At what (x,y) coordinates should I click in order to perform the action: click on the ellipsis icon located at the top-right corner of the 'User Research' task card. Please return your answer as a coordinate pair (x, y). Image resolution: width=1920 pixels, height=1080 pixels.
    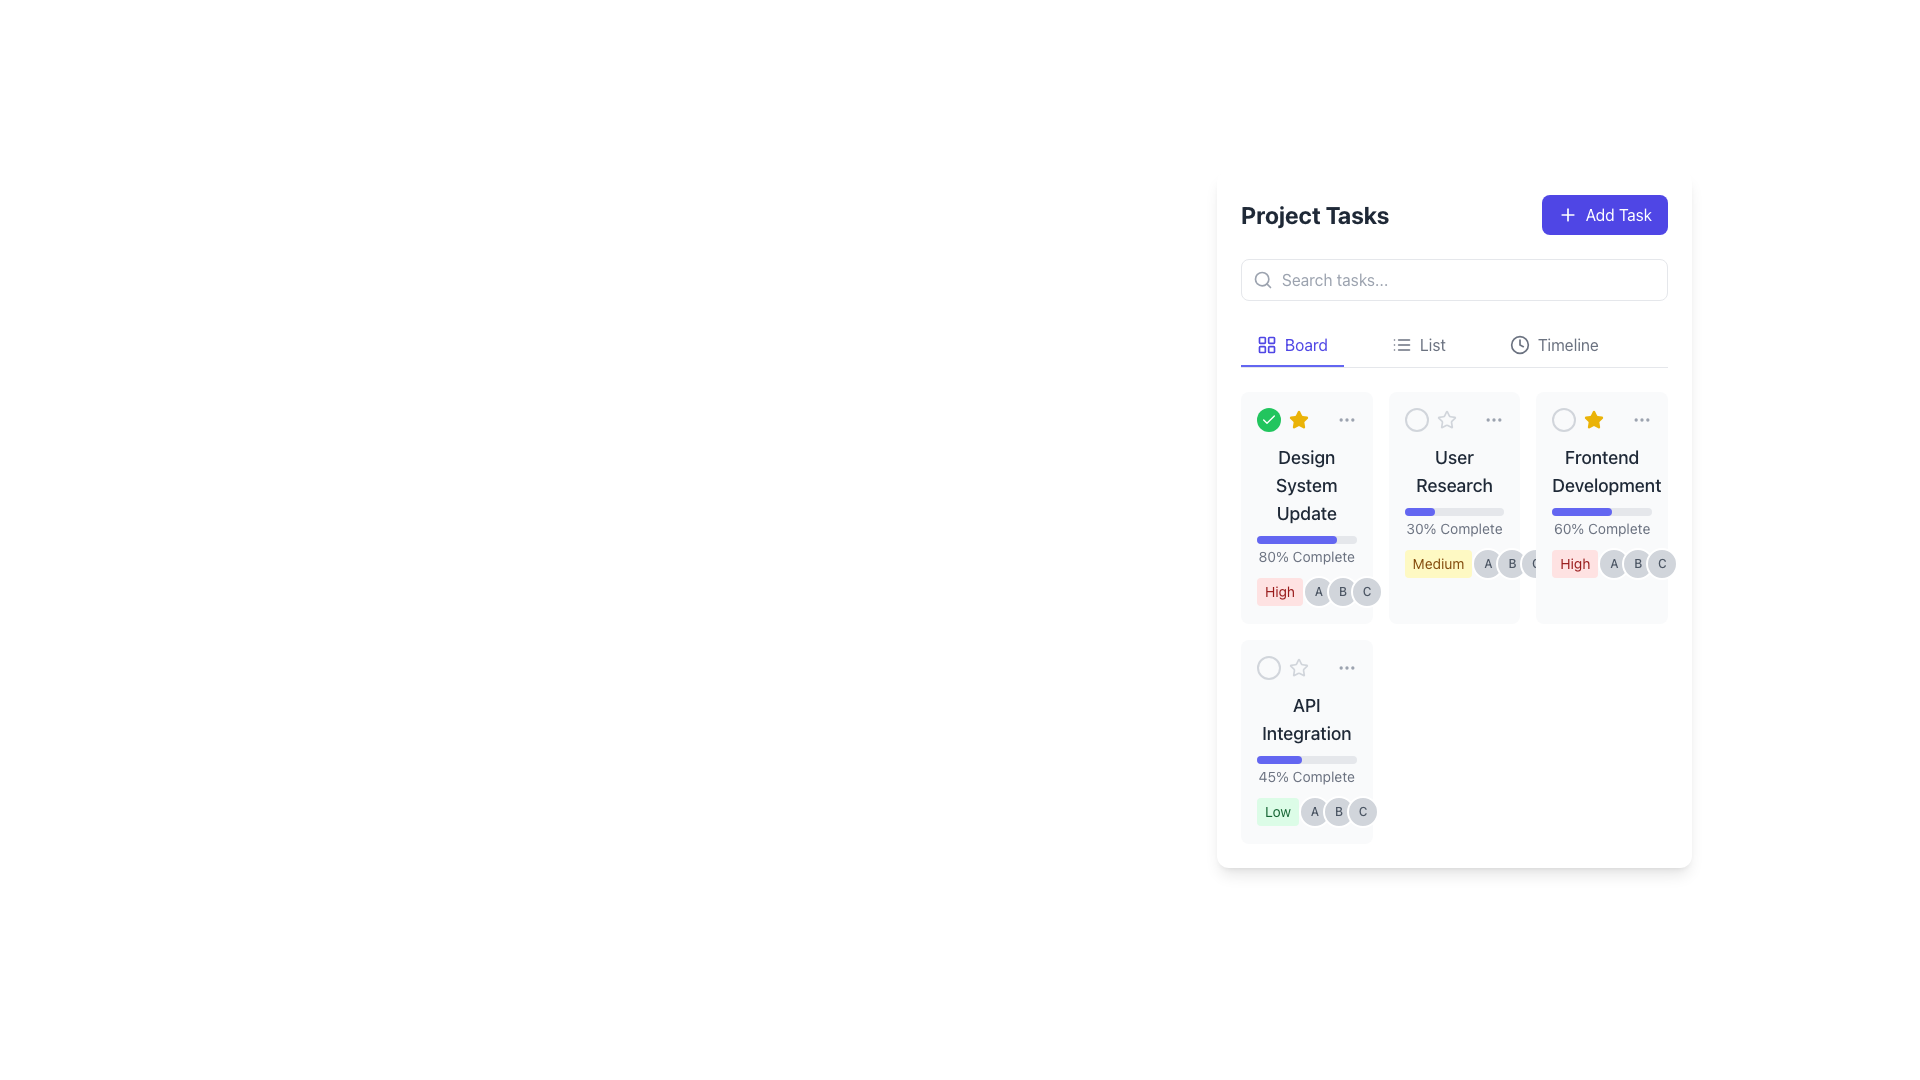
    Looking at the image, I should click on (1494, 419).